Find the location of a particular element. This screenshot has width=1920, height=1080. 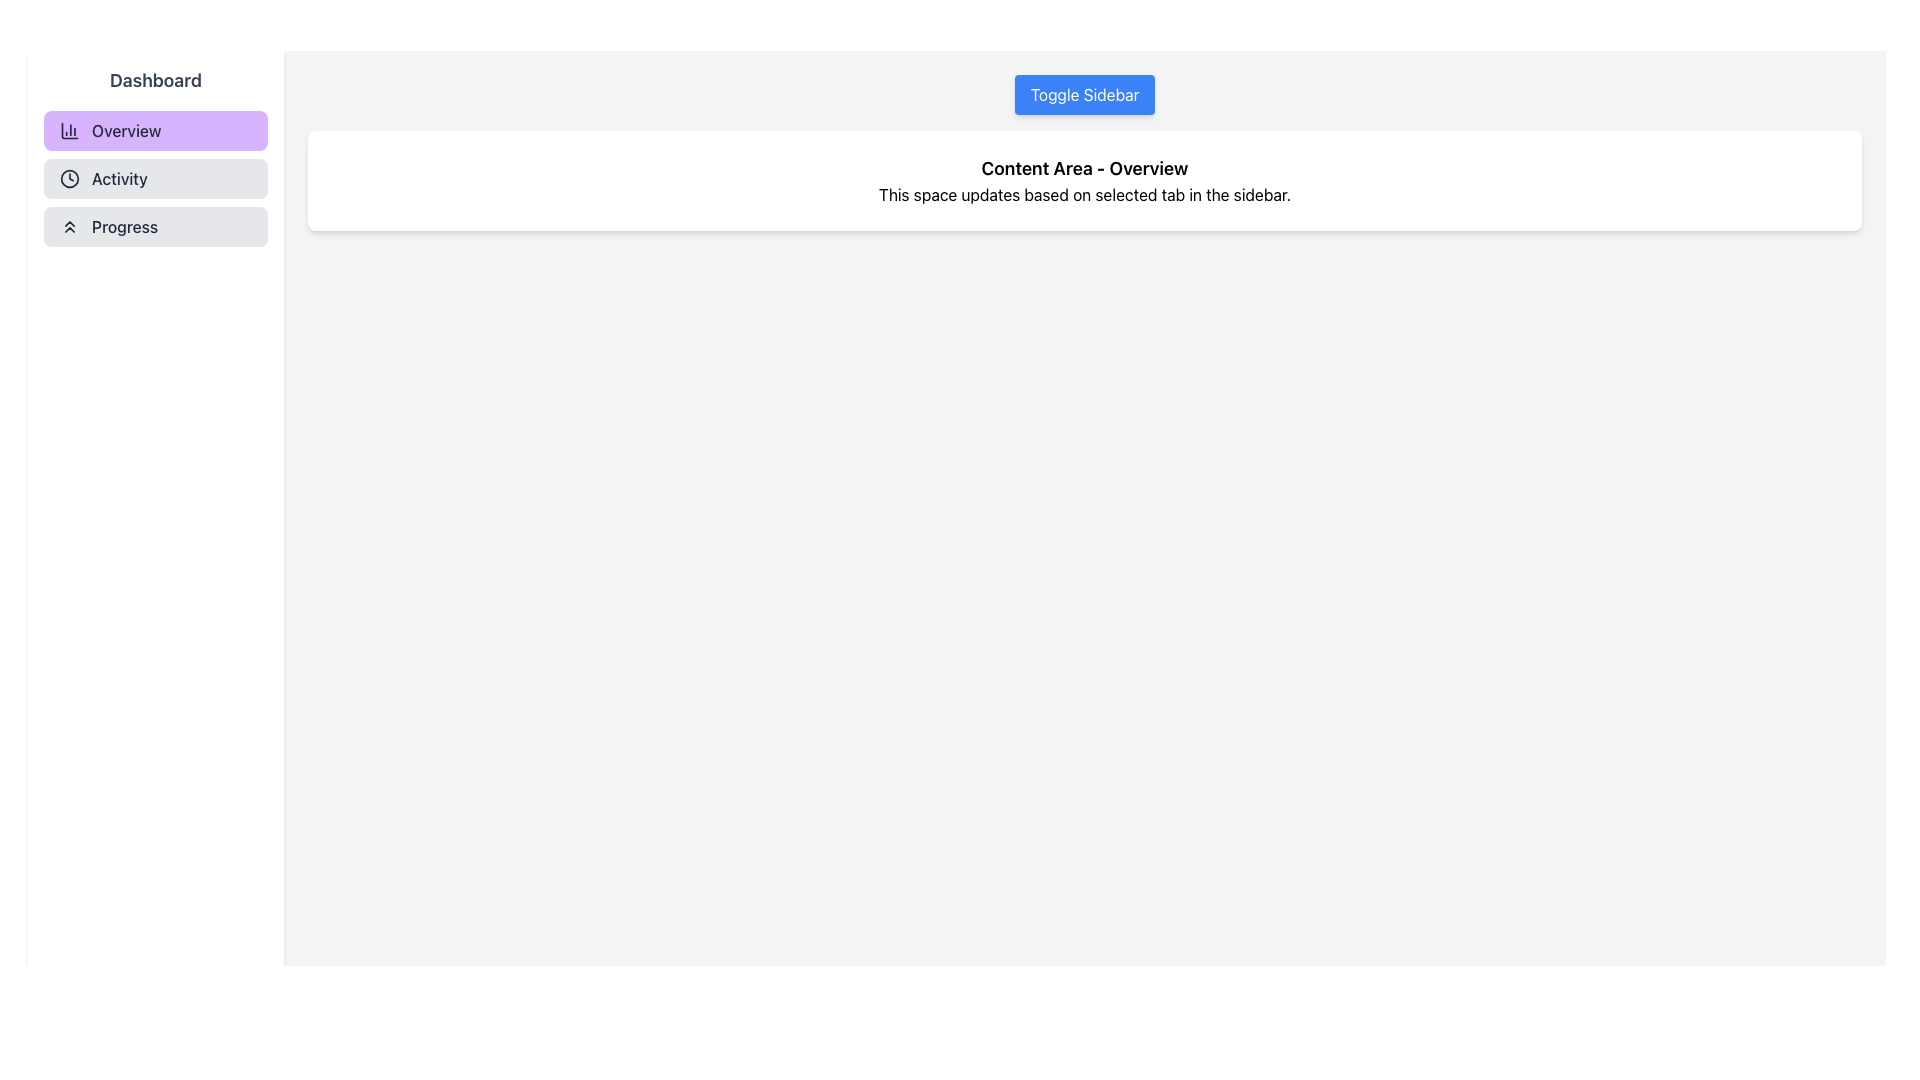

the textual heading displaying 'Content Area - Overview', which is styled in bold and located in the upper section of the main content area is located at coordinates (1083, 168).